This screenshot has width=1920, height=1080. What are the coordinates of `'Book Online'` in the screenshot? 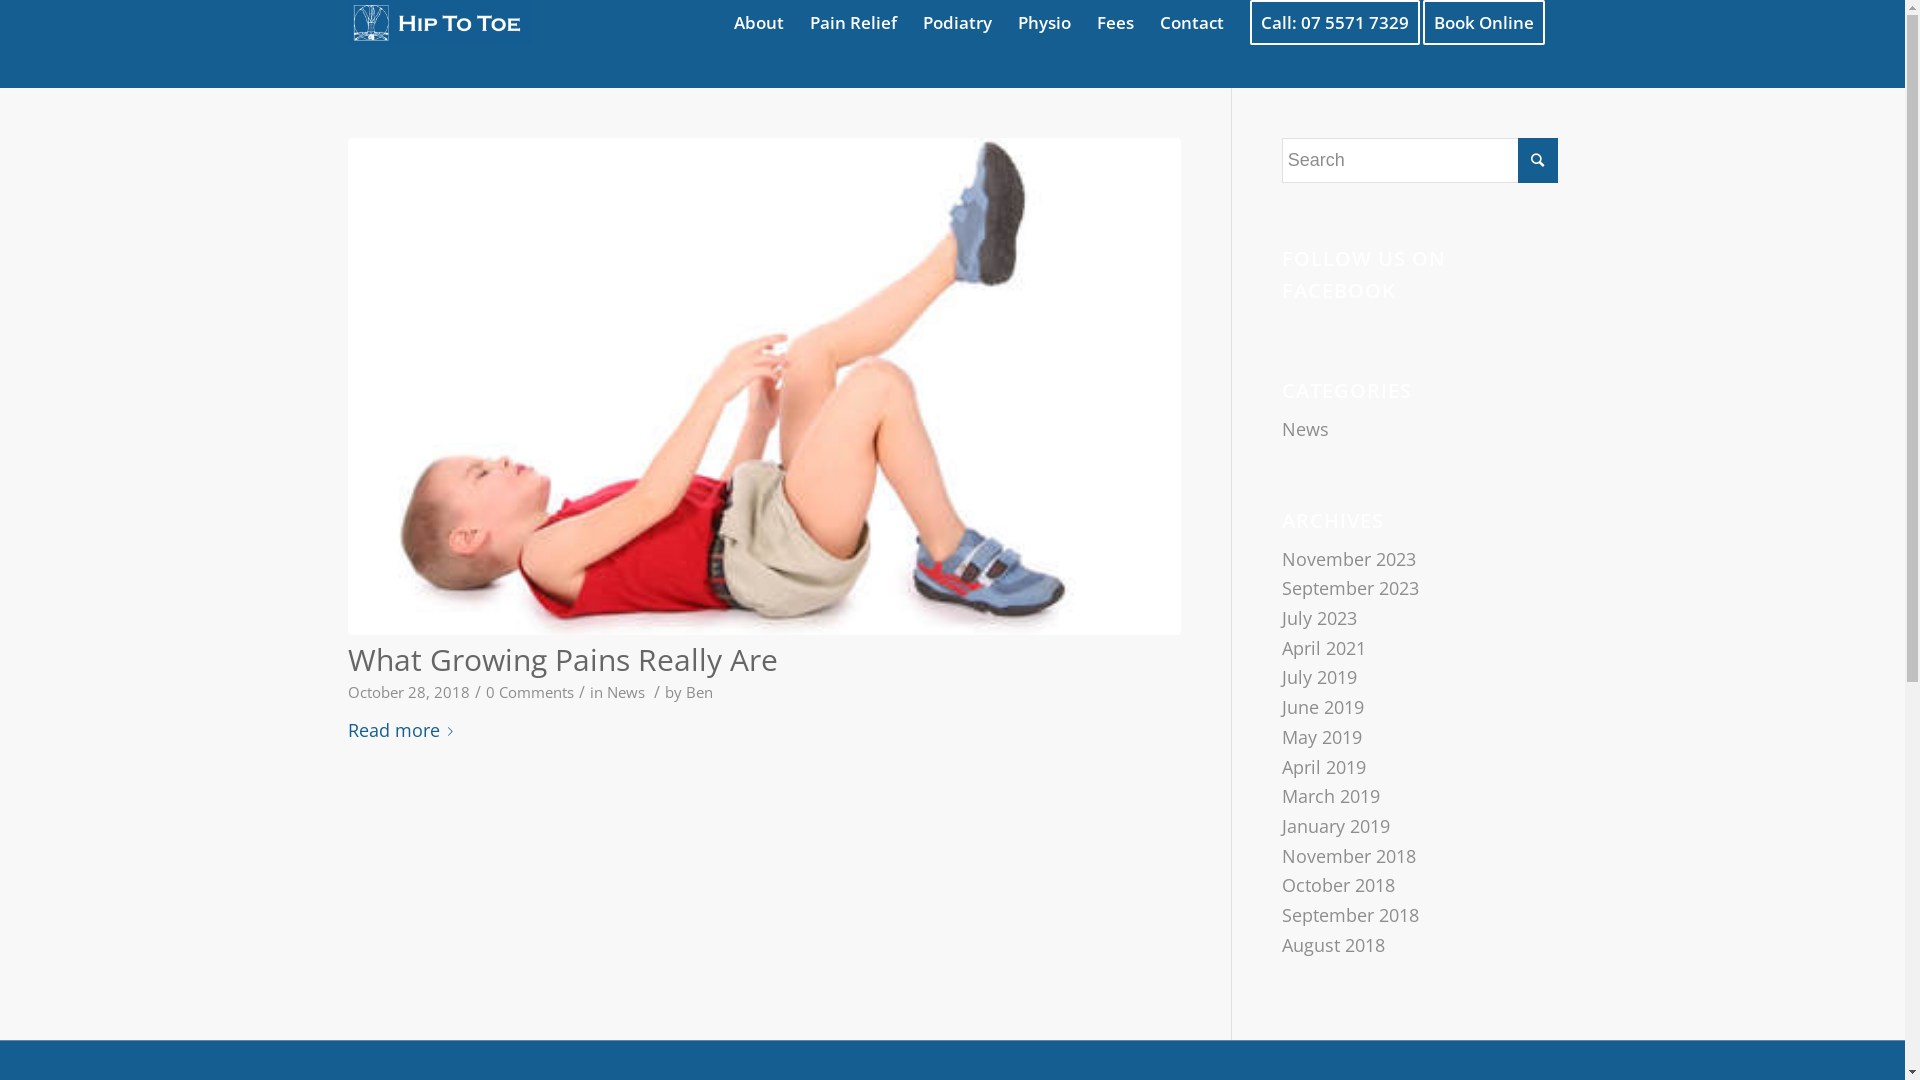 It's located at (1489, 22).